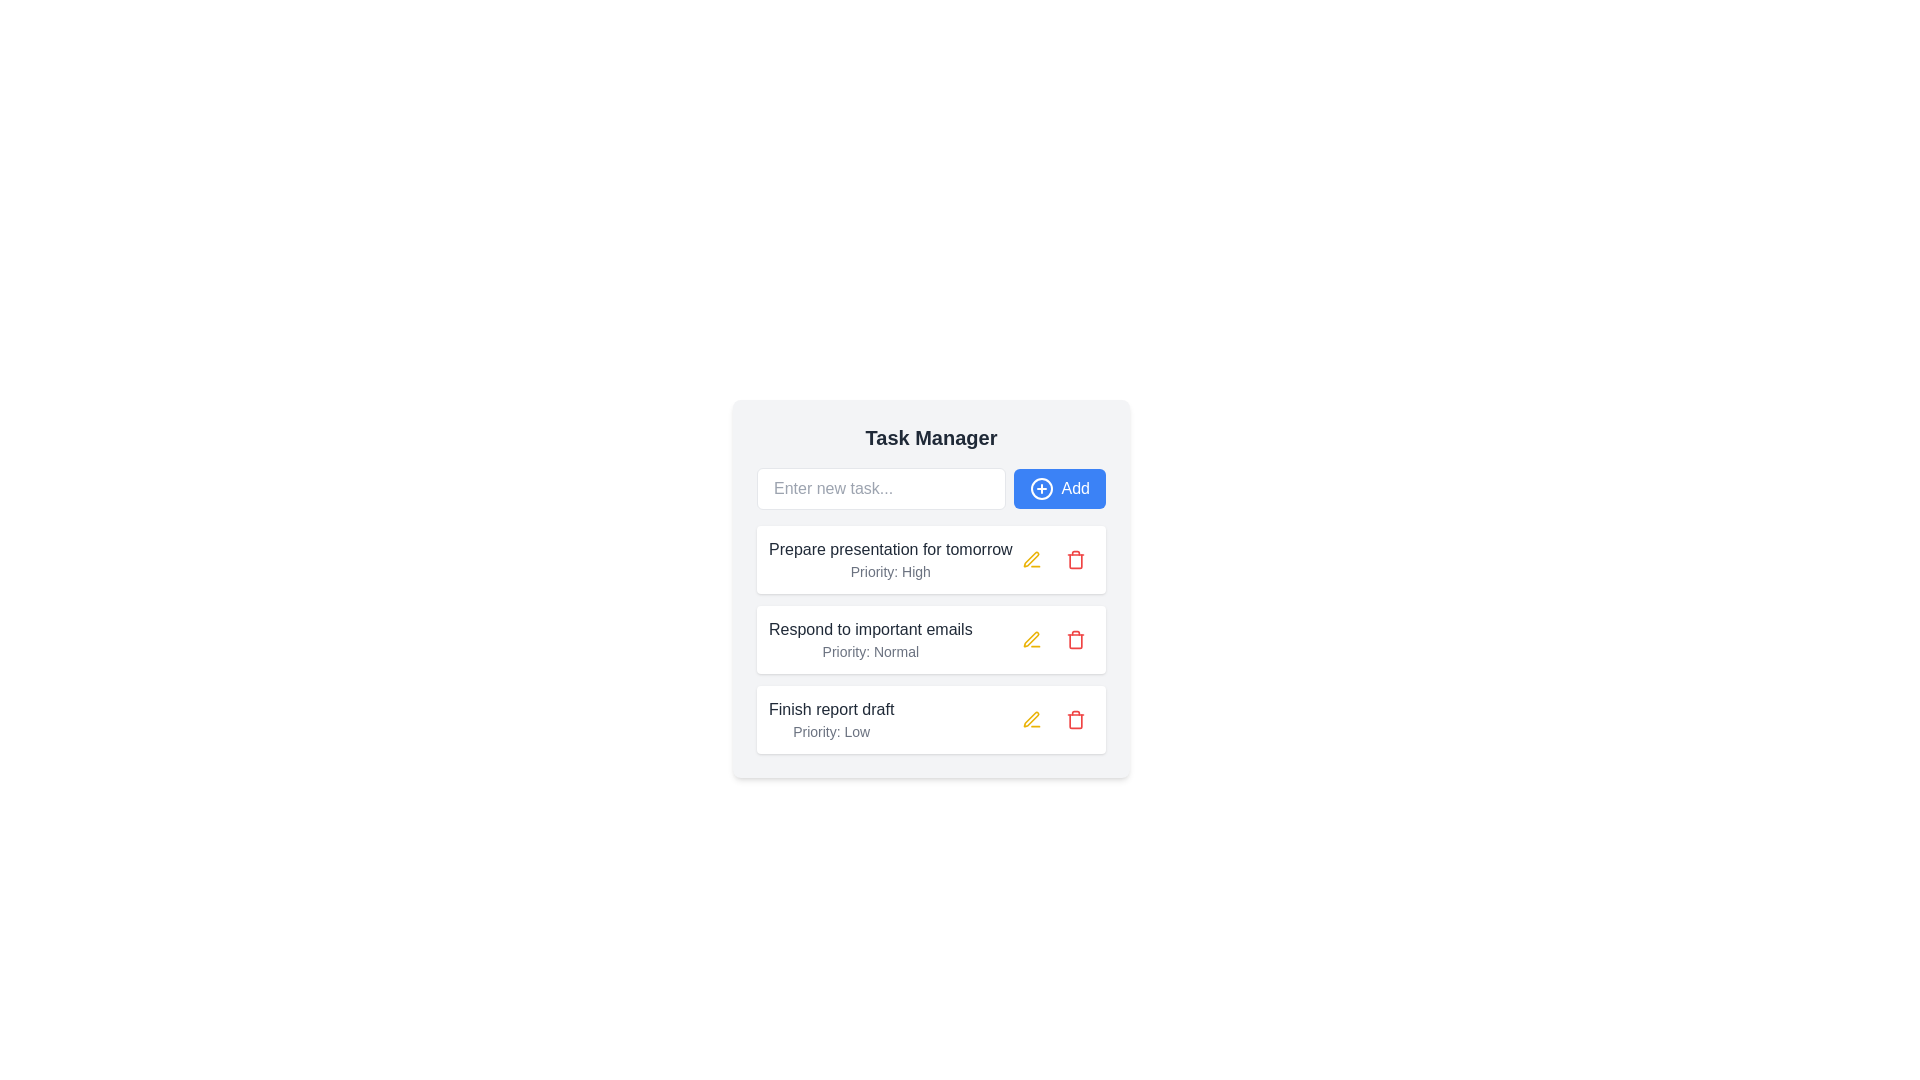 This screenshot has width=1920, height=1080. What do you see at coordinates (831, 720) in the screenshot?
I see `text displayed in the description of the last task in the task management application, which is located at the bottom of a list within a UI card` at bounding box center [831, 720].